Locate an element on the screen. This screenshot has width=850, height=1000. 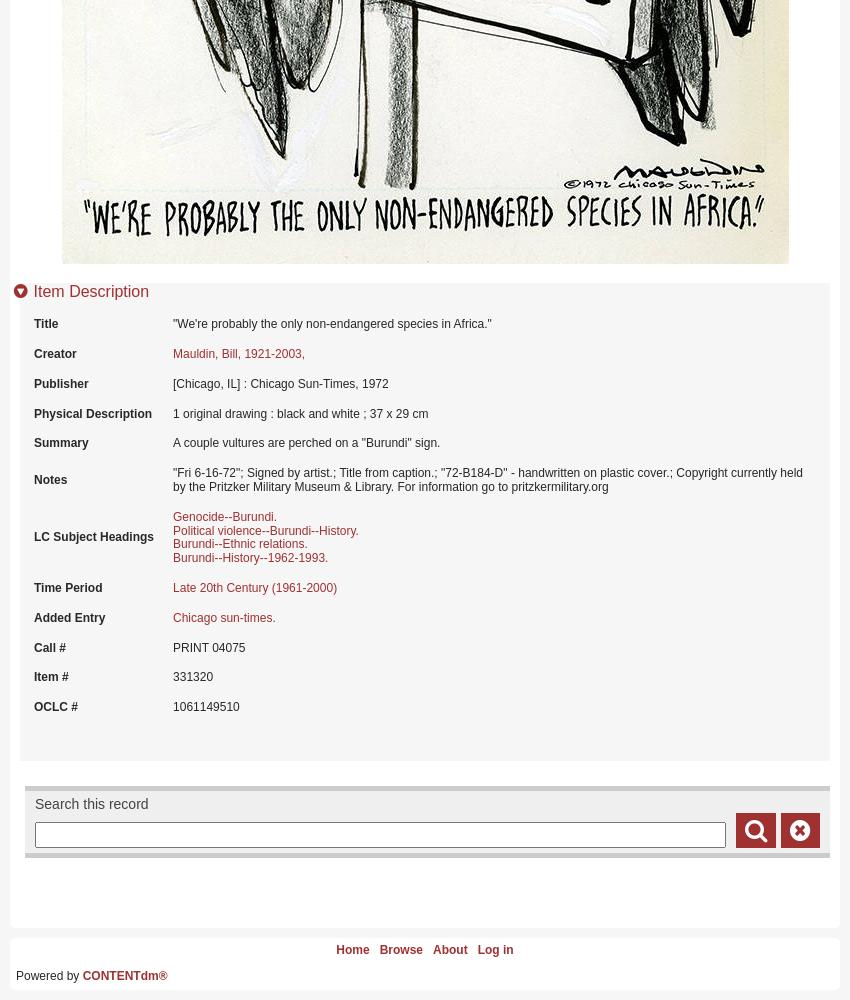
'"Fri 6-16-72"; Signed by artist.; Title from caption.; "72-B184-D" - handwritten on plastic cover.; Copyright currently held by the Pritzker Military Museum & Library. For information go to pritzkermilitary.org' is located at coordinates (489, 478).